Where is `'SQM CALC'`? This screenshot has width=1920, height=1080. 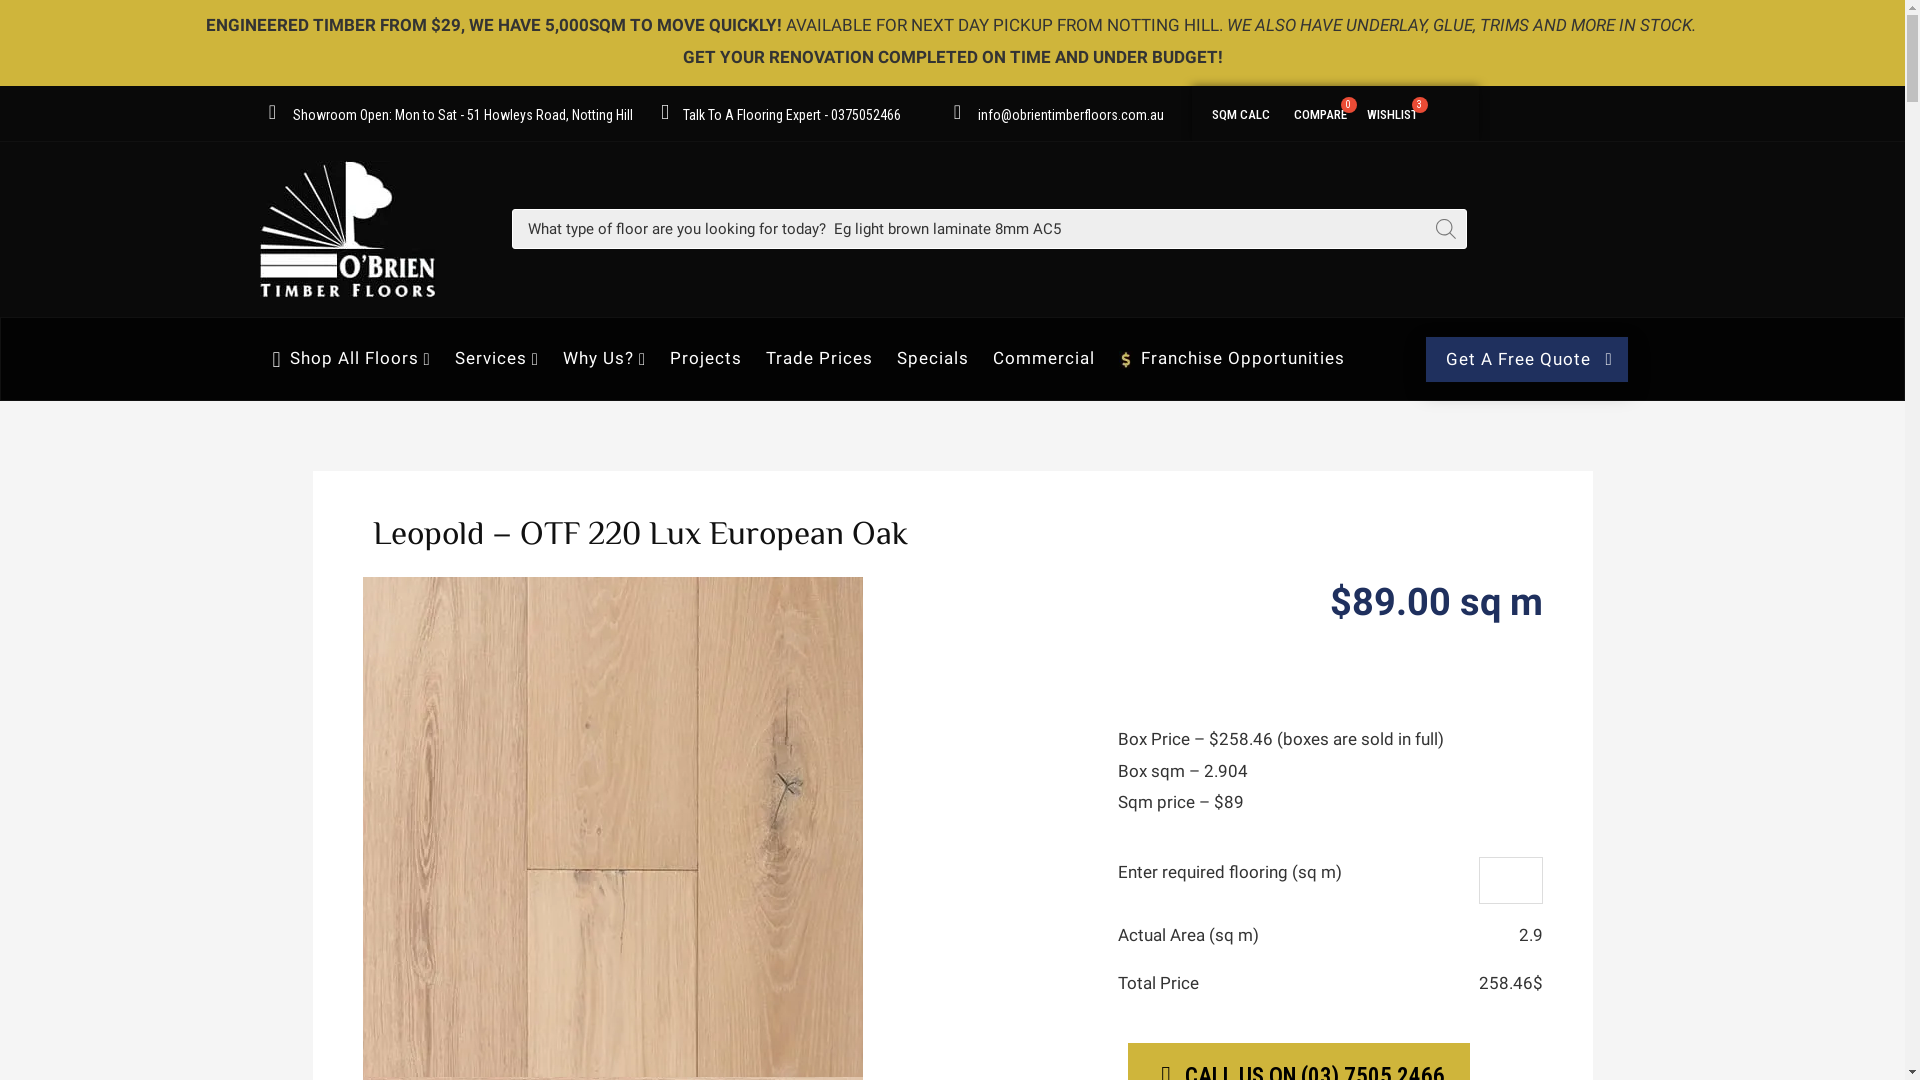 'SQM CALC' is located at coordinates (1238, 111).